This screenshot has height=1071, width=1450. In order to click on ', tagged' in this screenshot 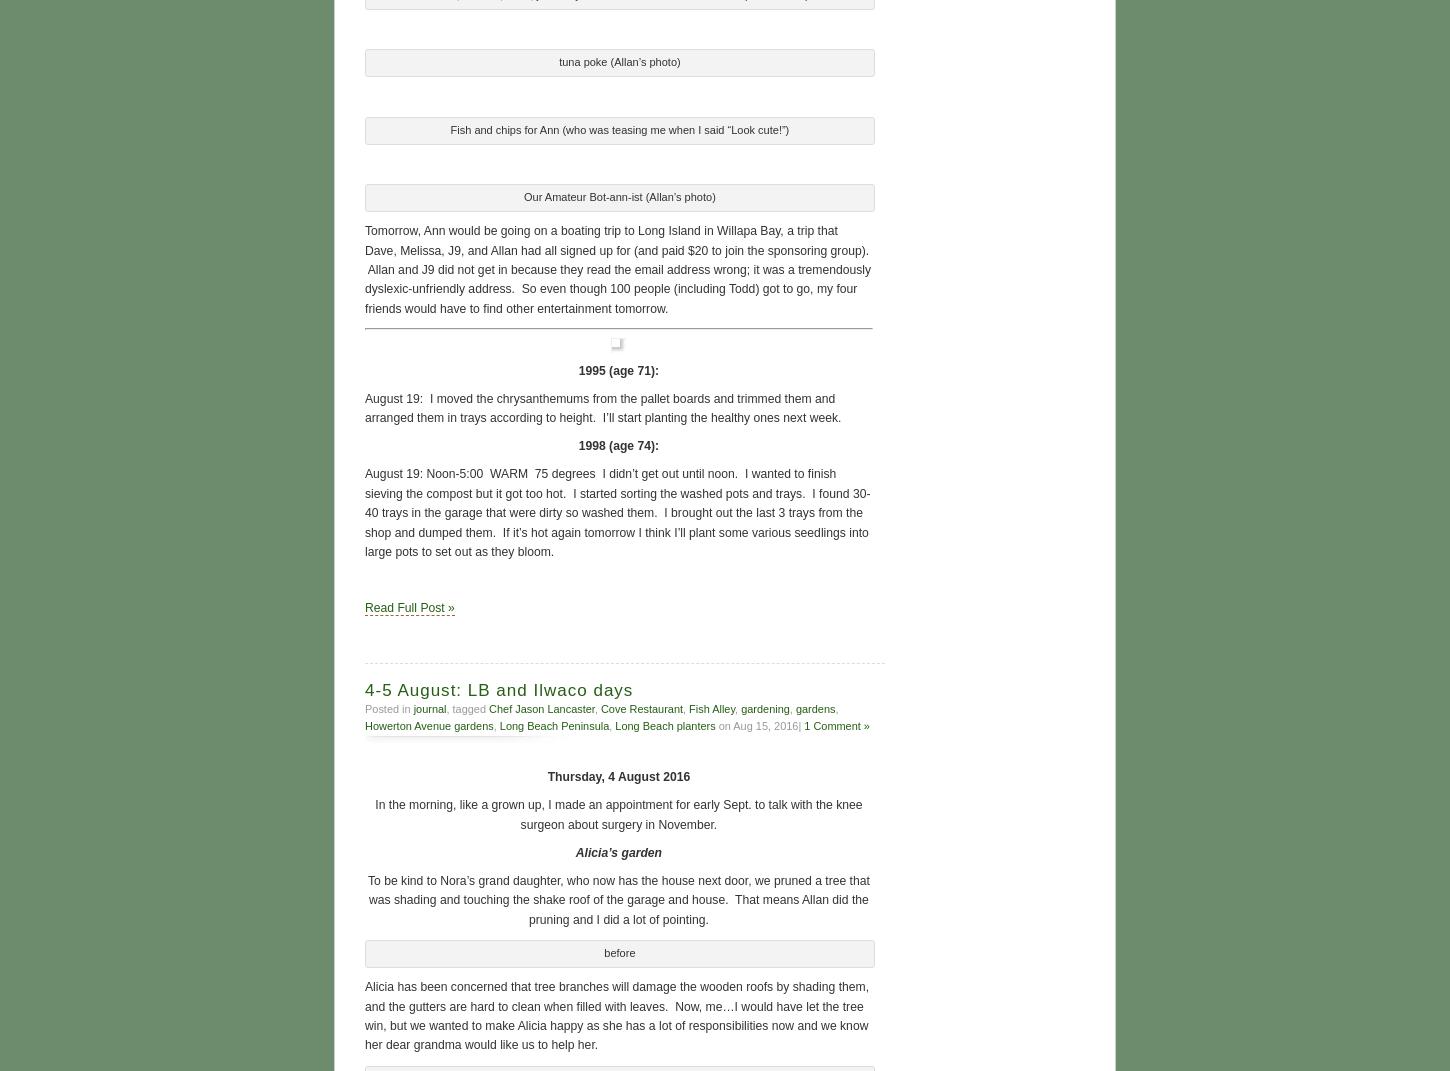, I will do `click(445, 706)`.